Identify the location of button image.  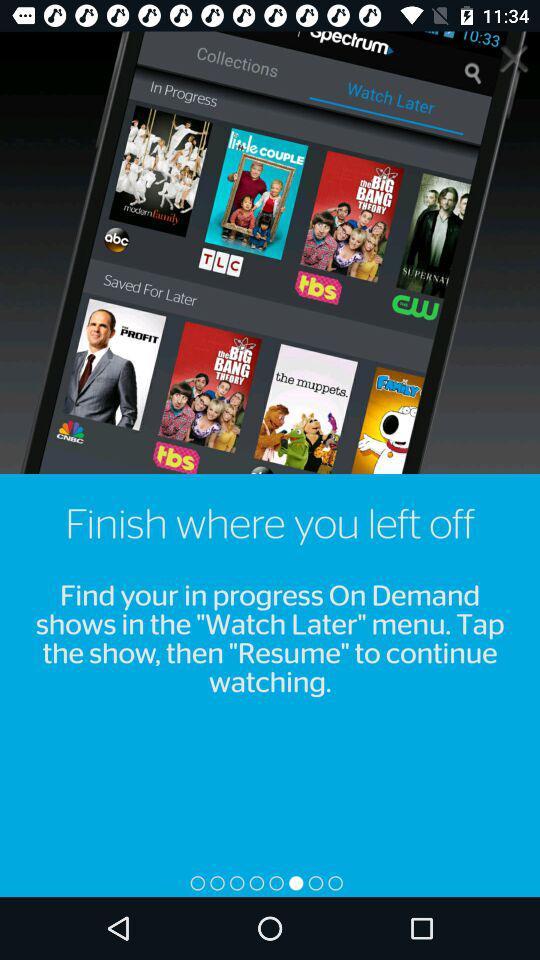
(513, 56).